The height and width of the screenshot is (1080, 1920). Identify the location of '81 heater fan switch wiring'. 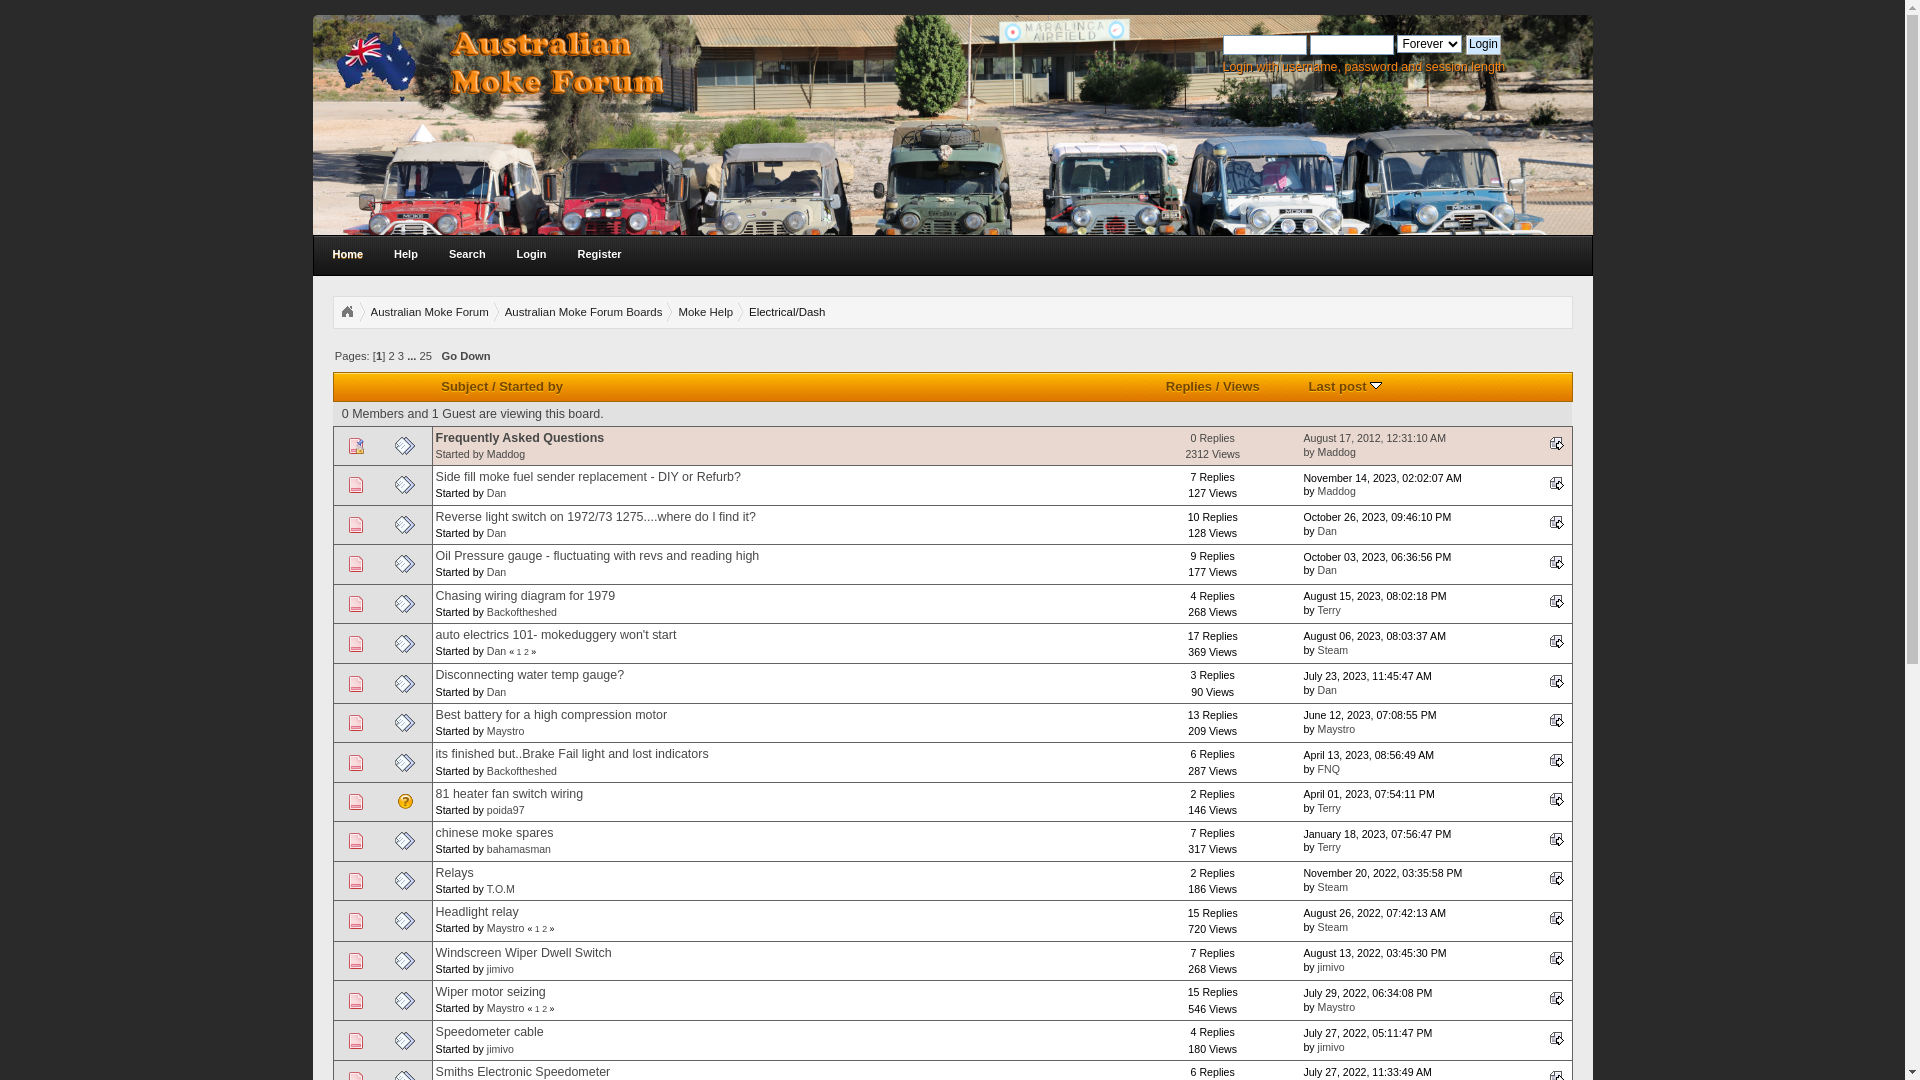
(435, 793).